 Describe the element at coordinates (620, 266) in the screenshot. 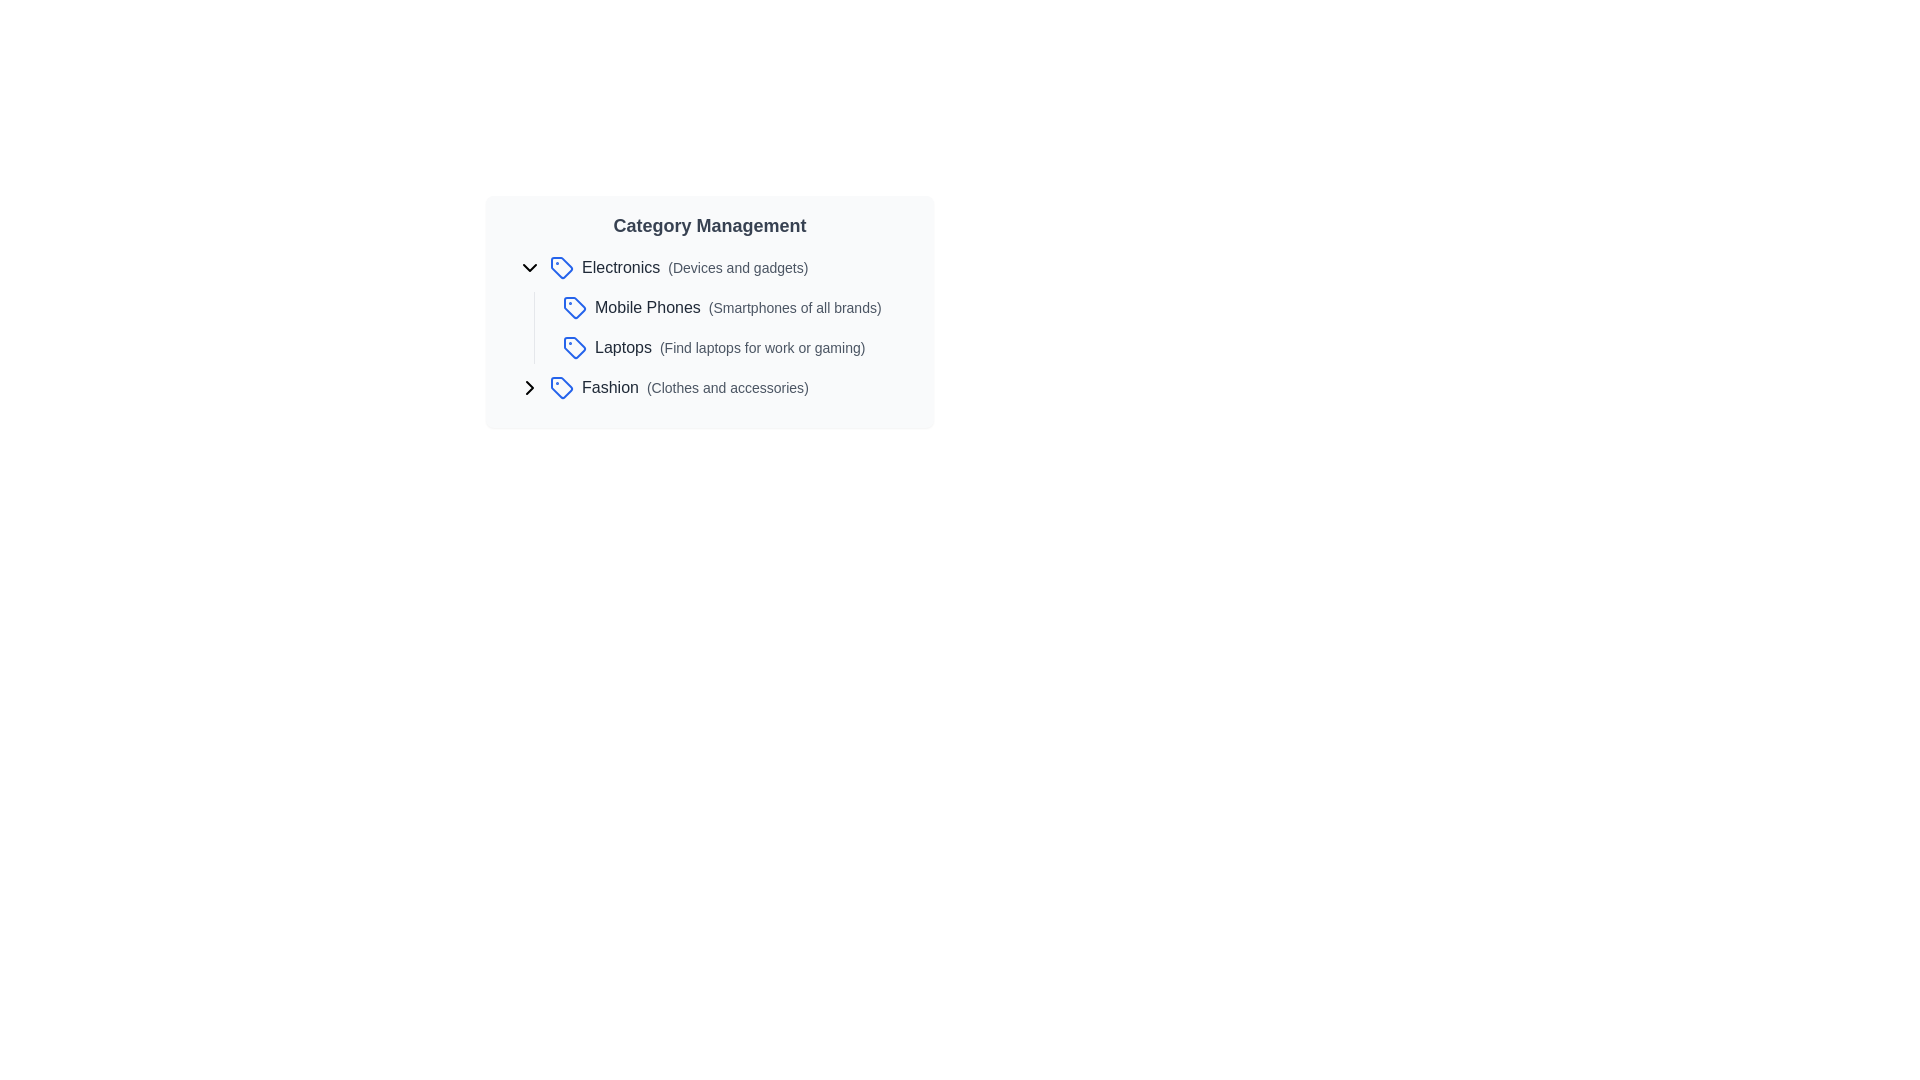

I see `the static text label displaying 'Electronics', which is a bold gray title positioned above 'Mobile Phones' in the 'Category Management' section` at that location.